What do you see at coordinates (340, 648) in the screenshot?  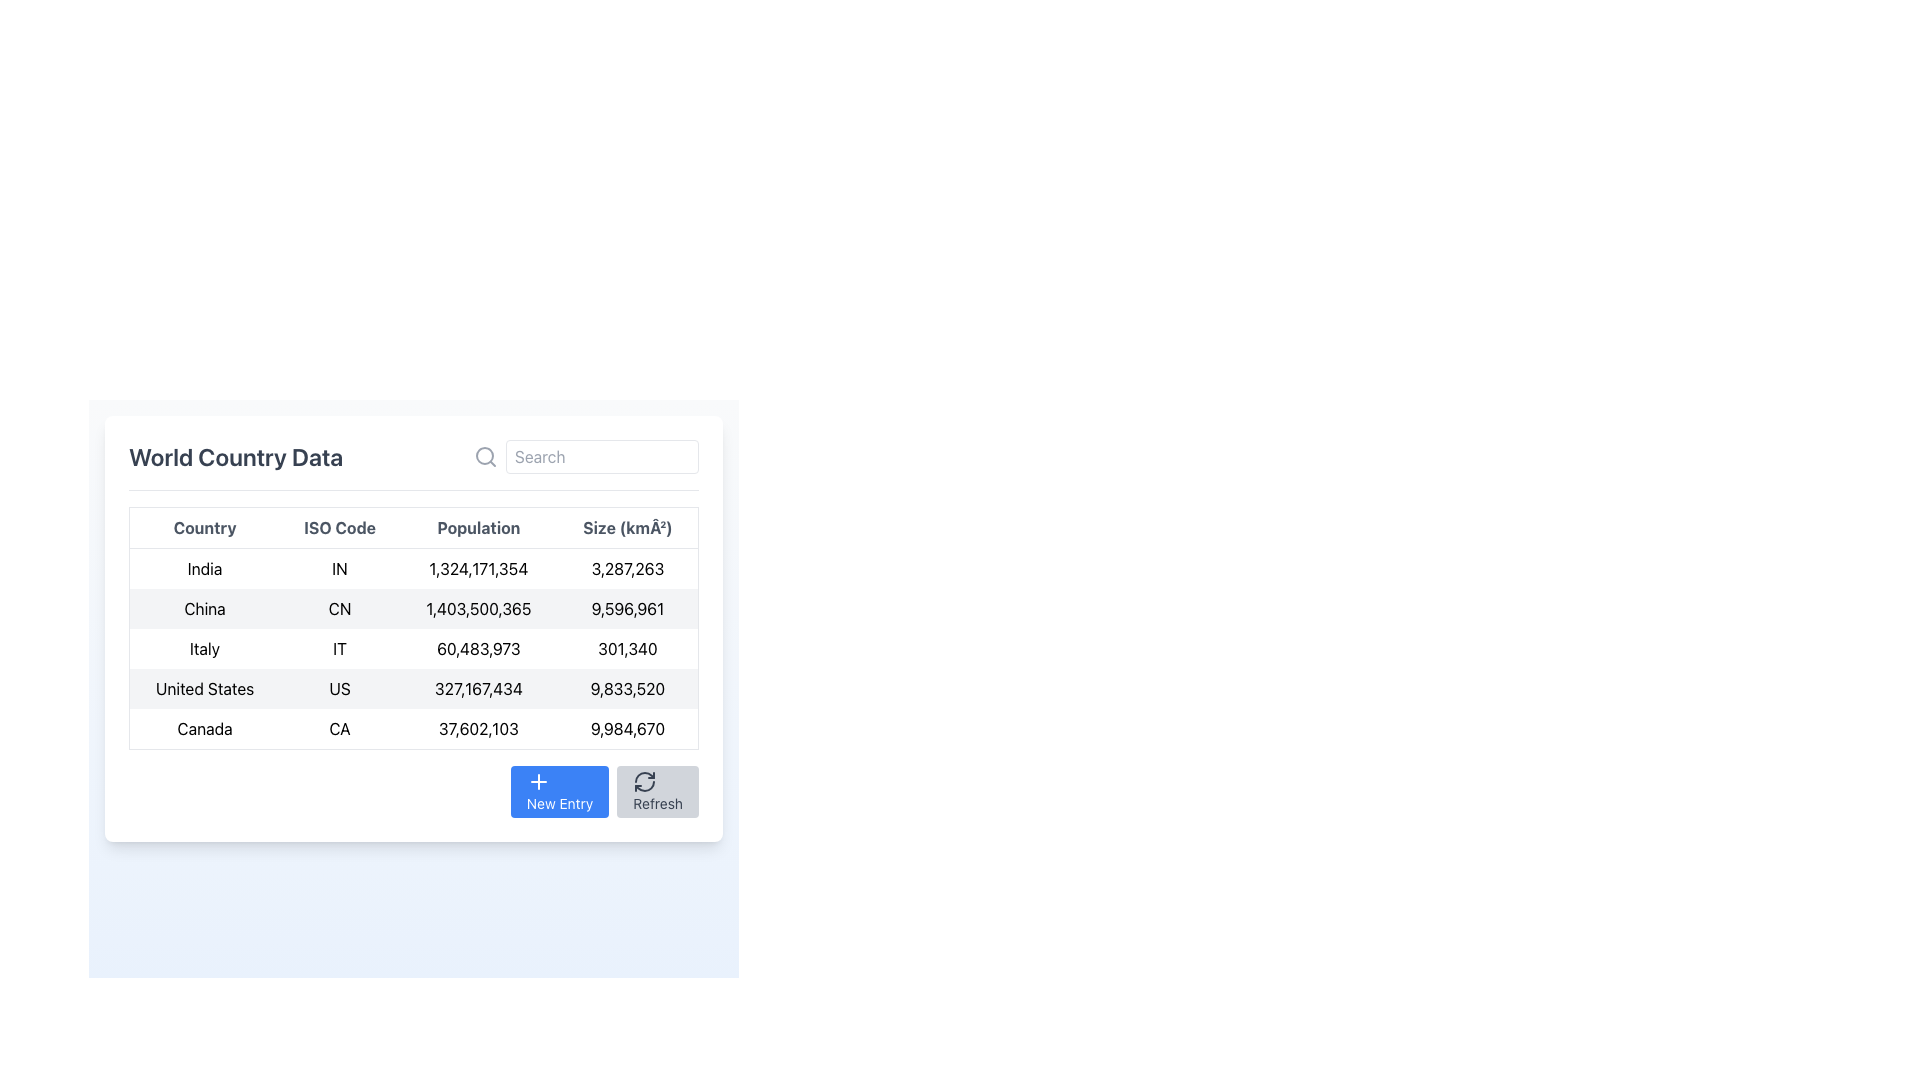 I see `the text element displaying the ISO code for Italy in the table, which is the second cell in the row corresponding to Italy` at bounding box center [340, 648].